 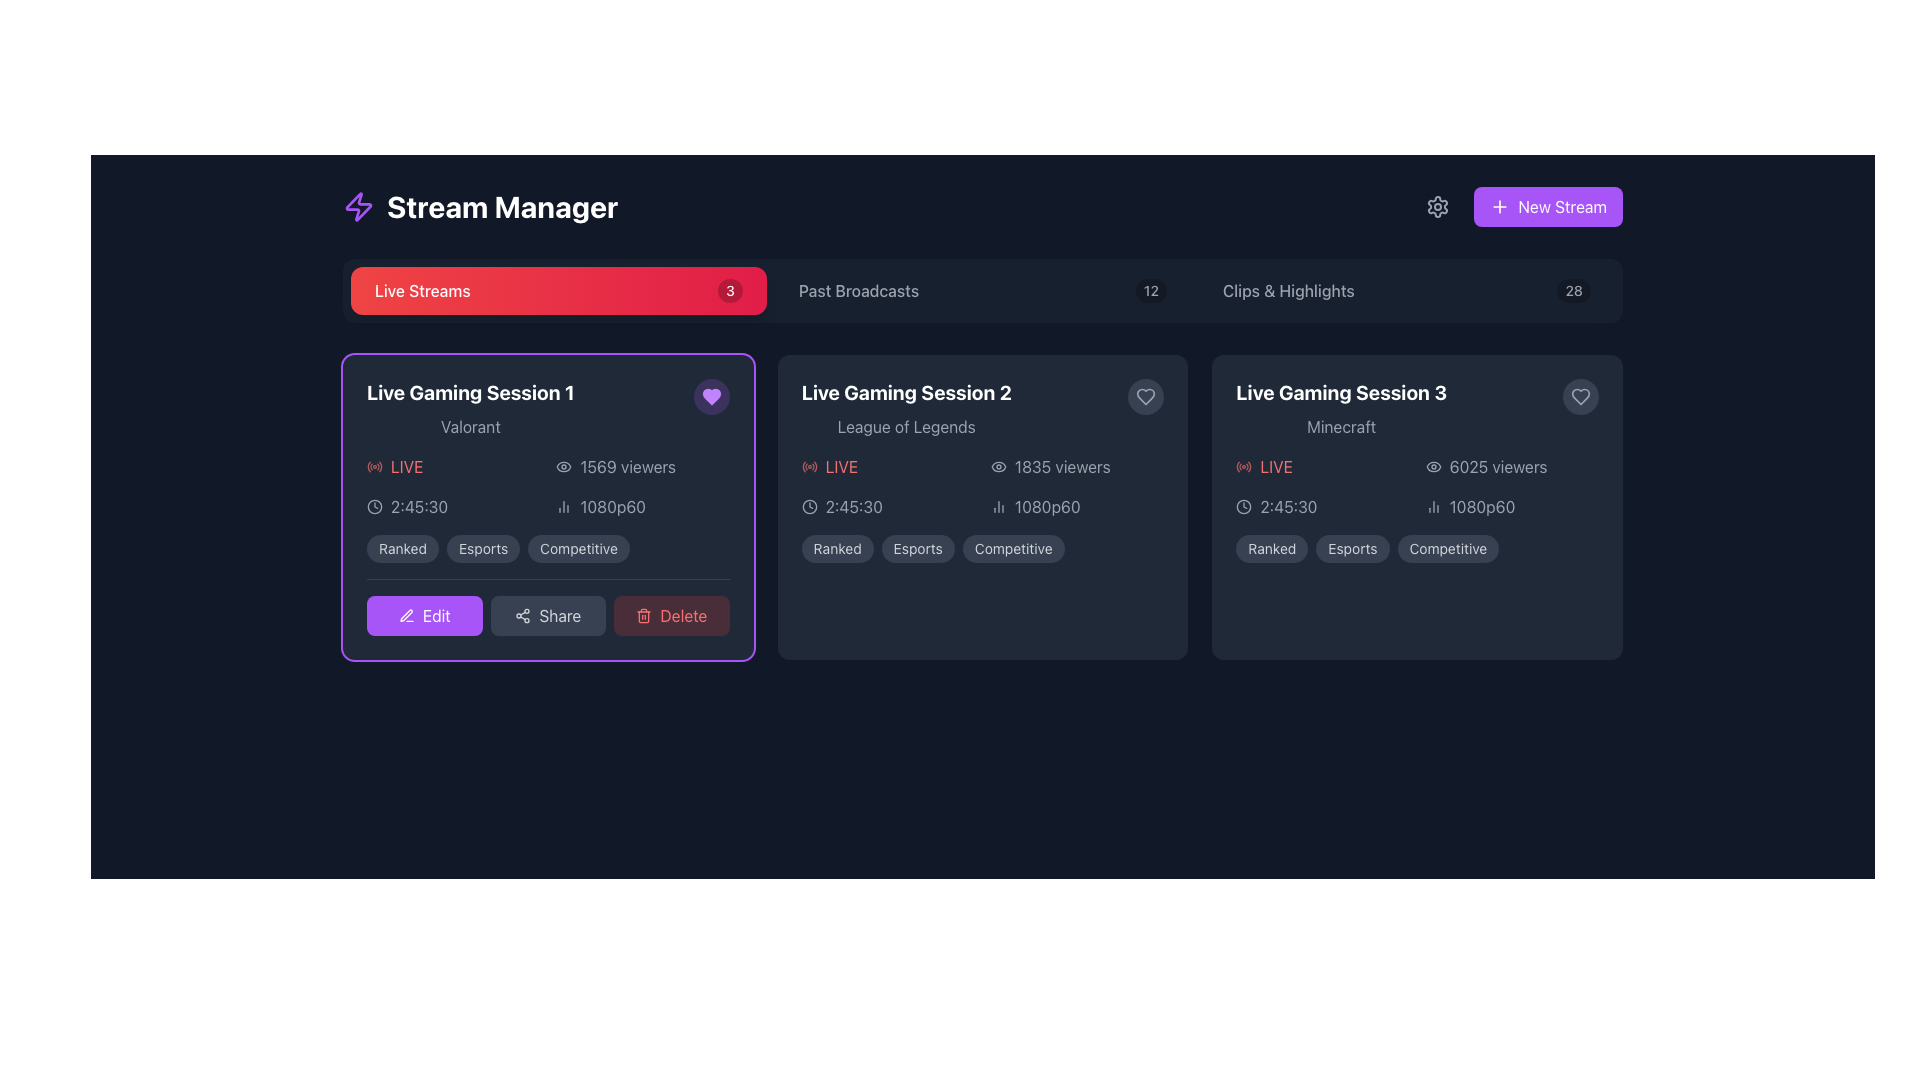 I want to click on the 'LIVE' label with a red color and radio signal icon, located in the 'Live Gaming Session 1' card, so click(x=452, y=466).